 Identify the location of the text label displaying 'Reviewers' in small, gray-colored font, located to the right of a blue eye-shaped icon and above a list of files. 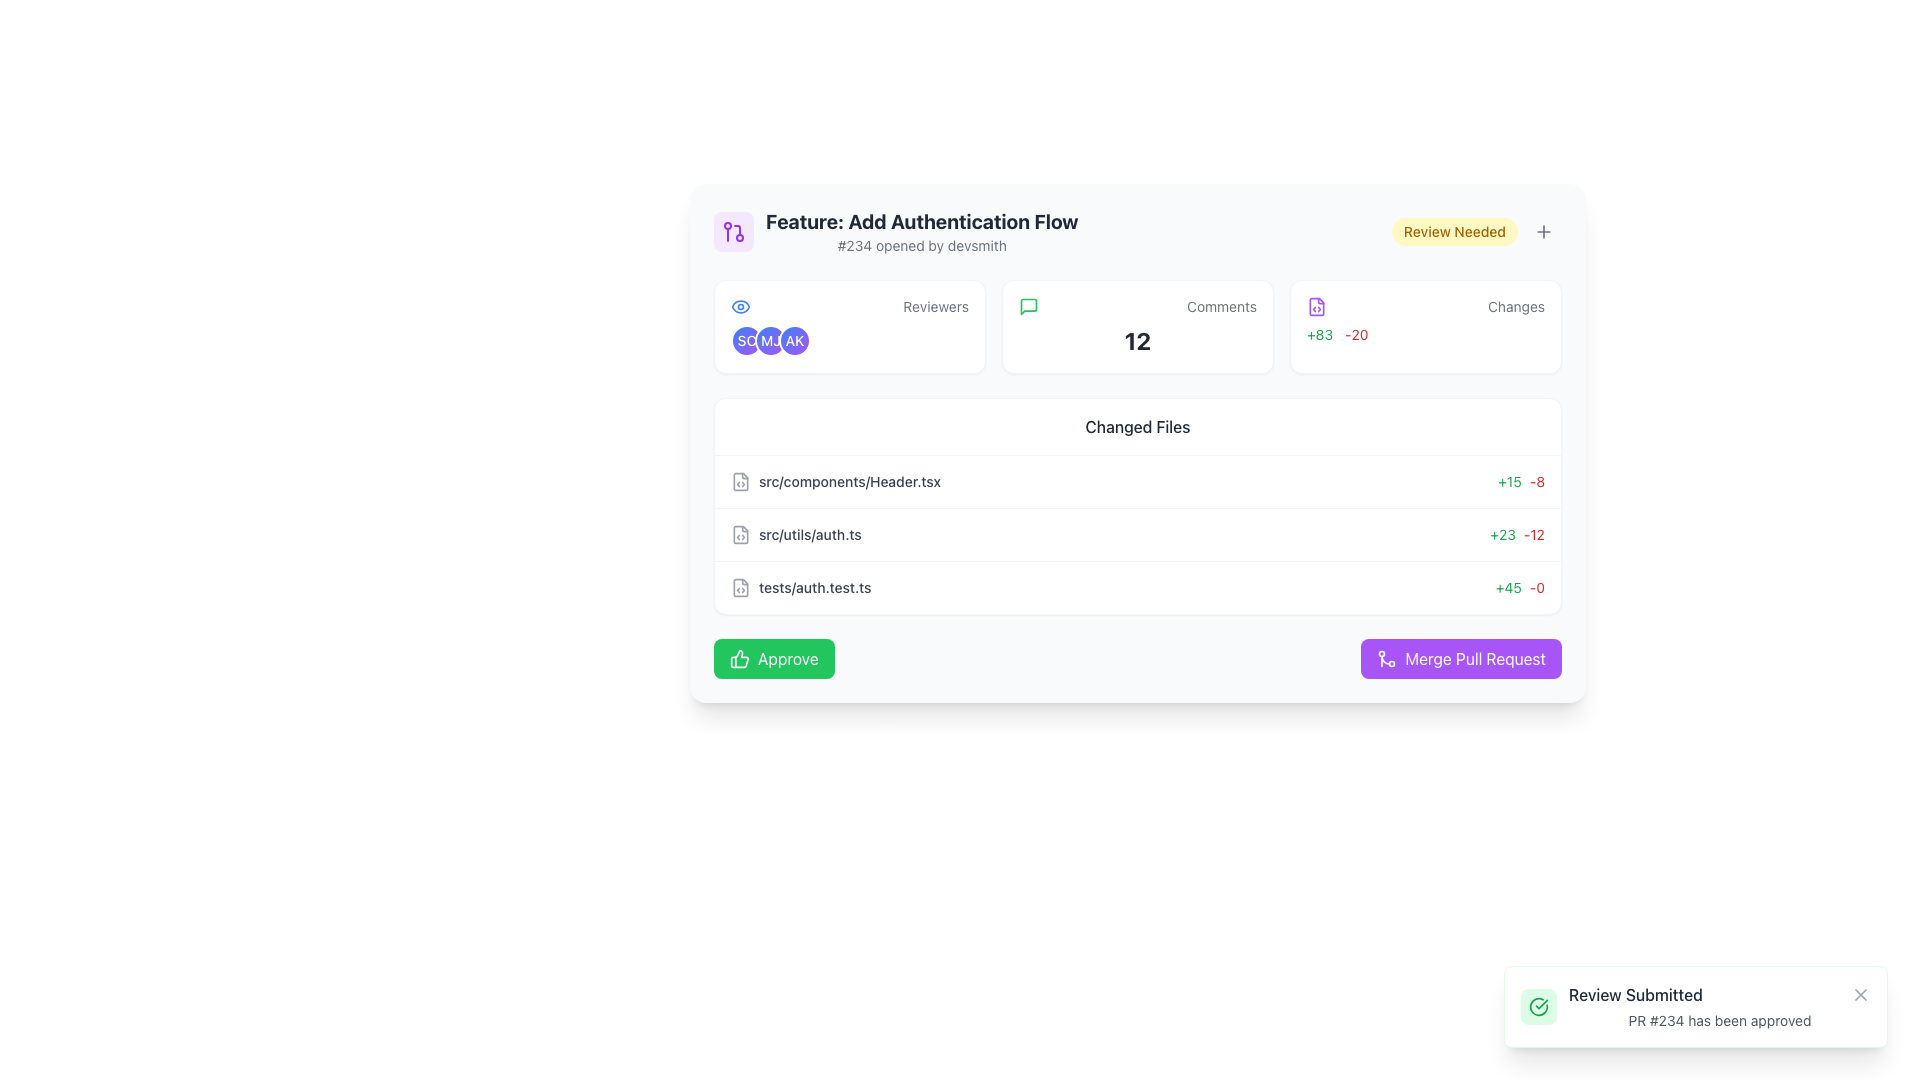
(935, 307).